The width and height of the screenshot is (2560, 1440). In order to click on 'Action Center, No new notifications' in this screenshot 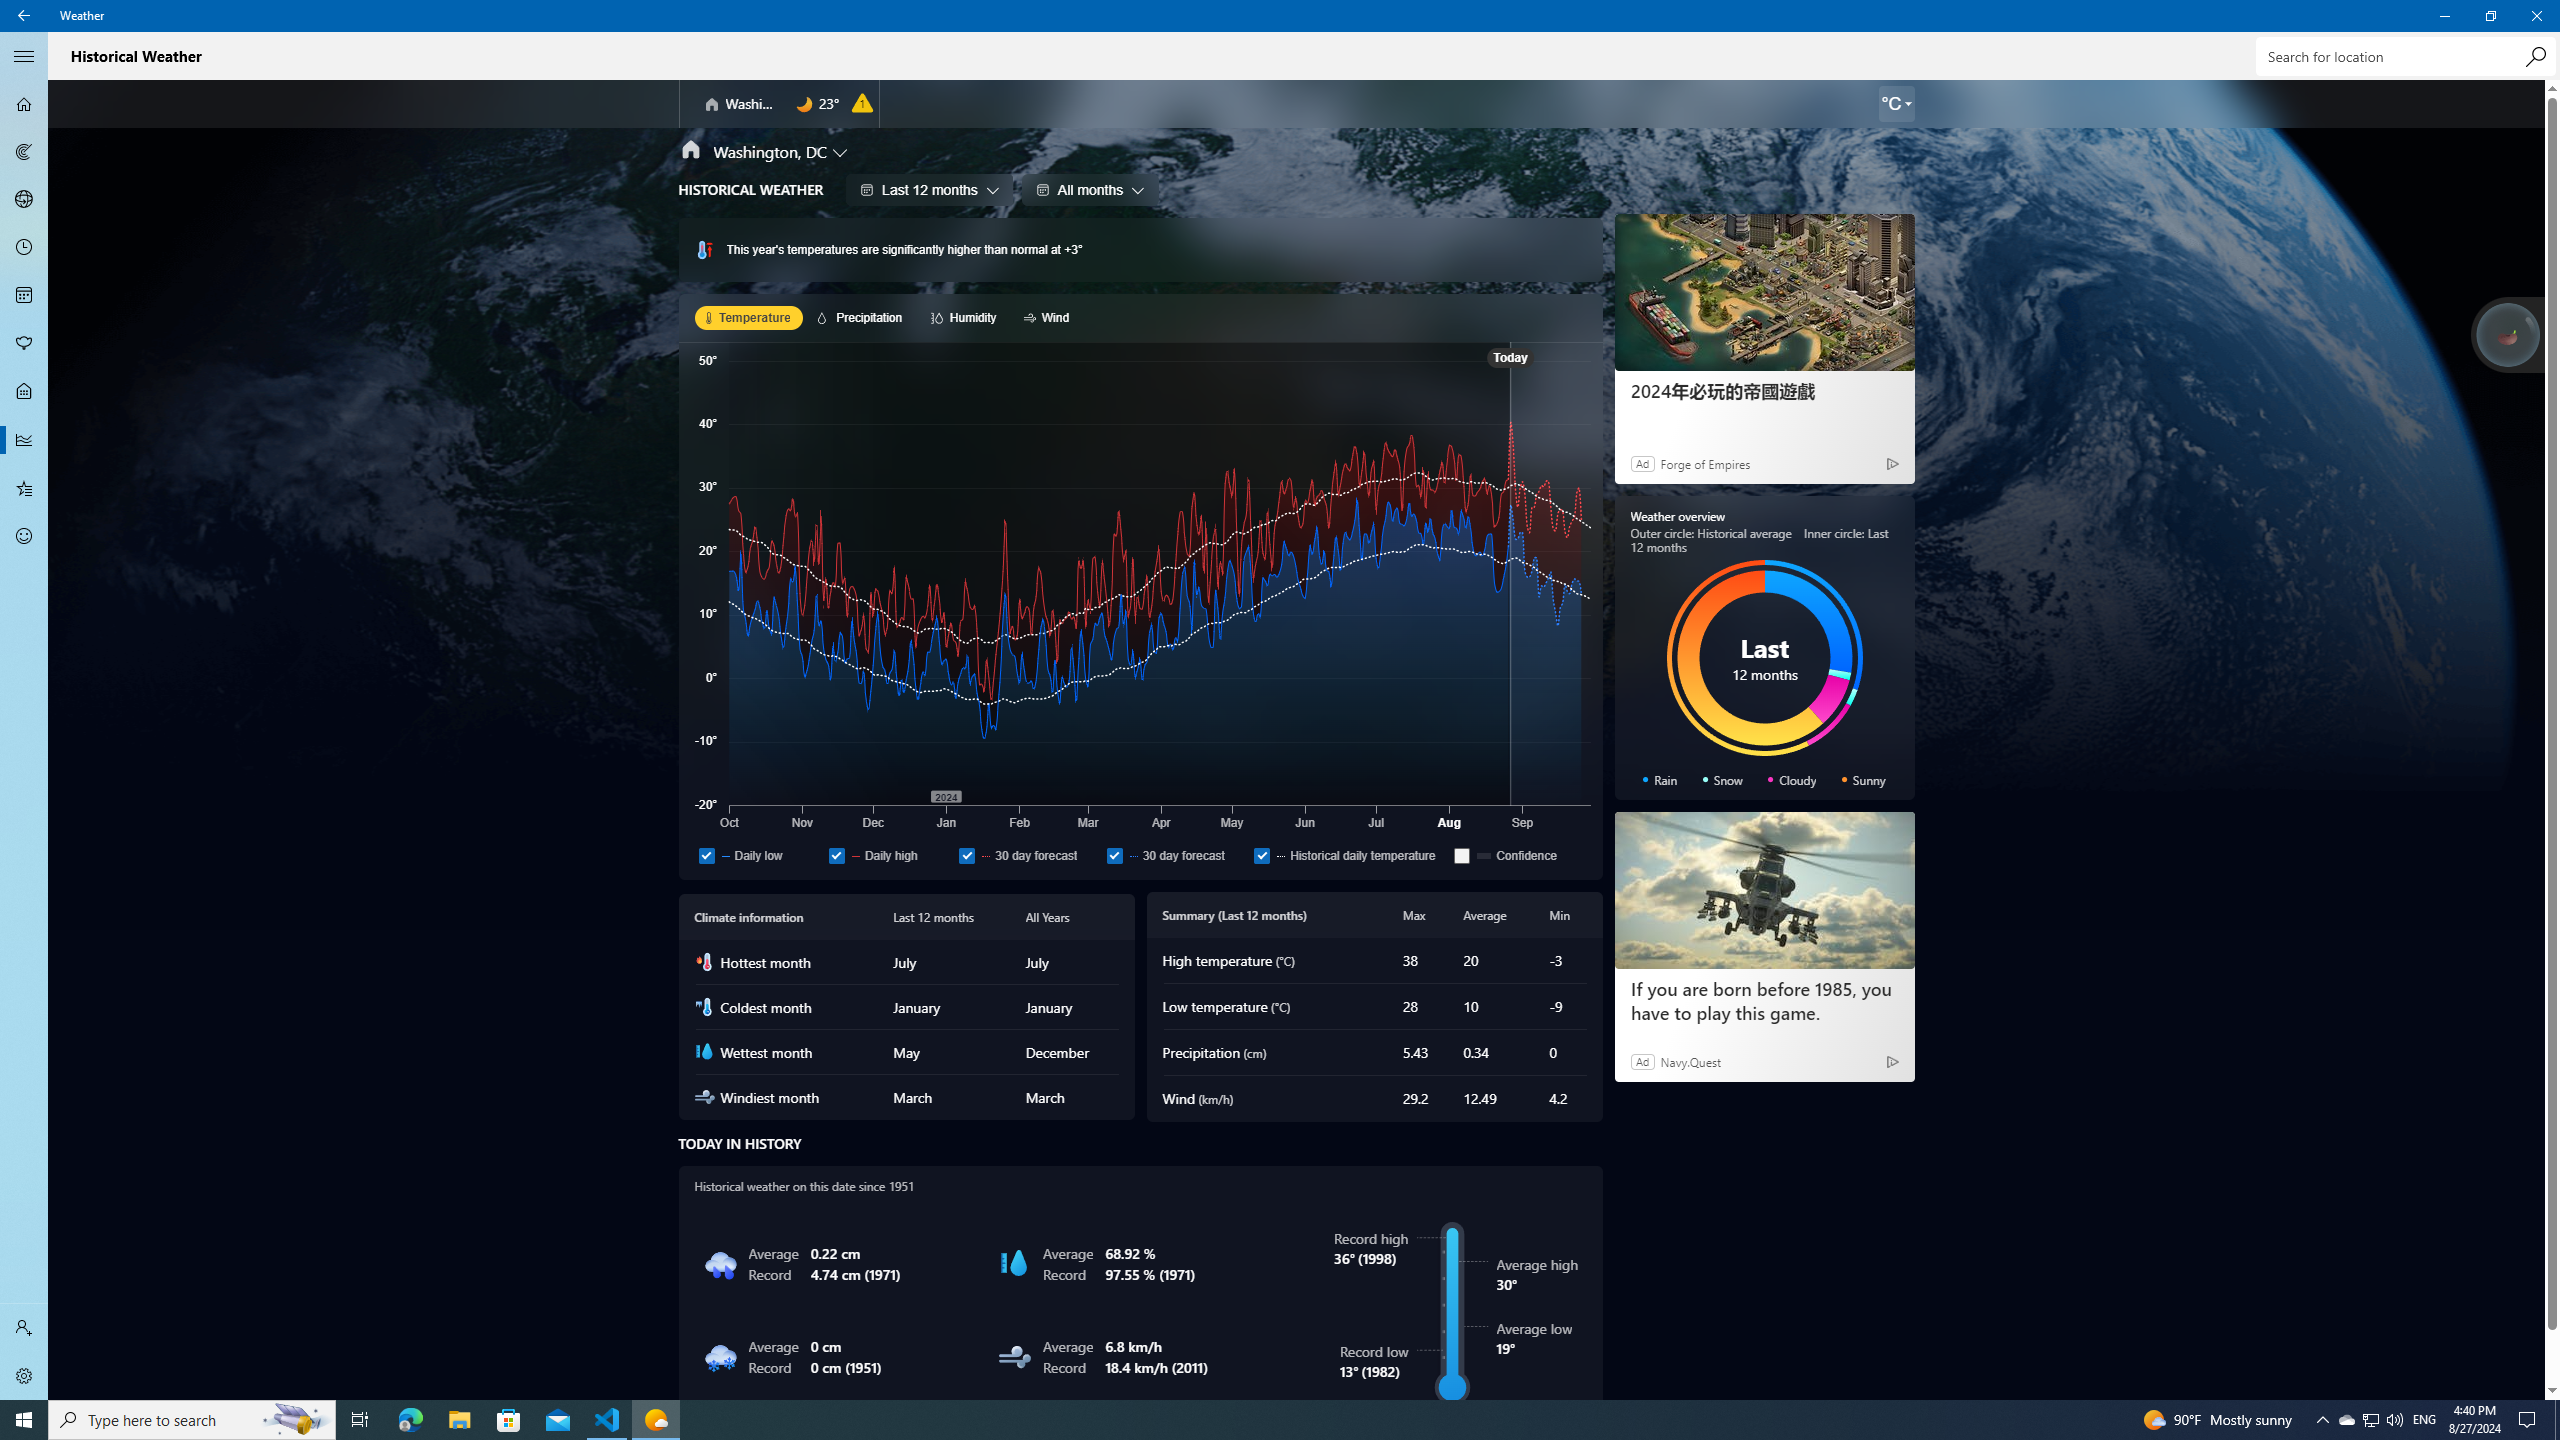, I will do `click(2530, 1418)`.